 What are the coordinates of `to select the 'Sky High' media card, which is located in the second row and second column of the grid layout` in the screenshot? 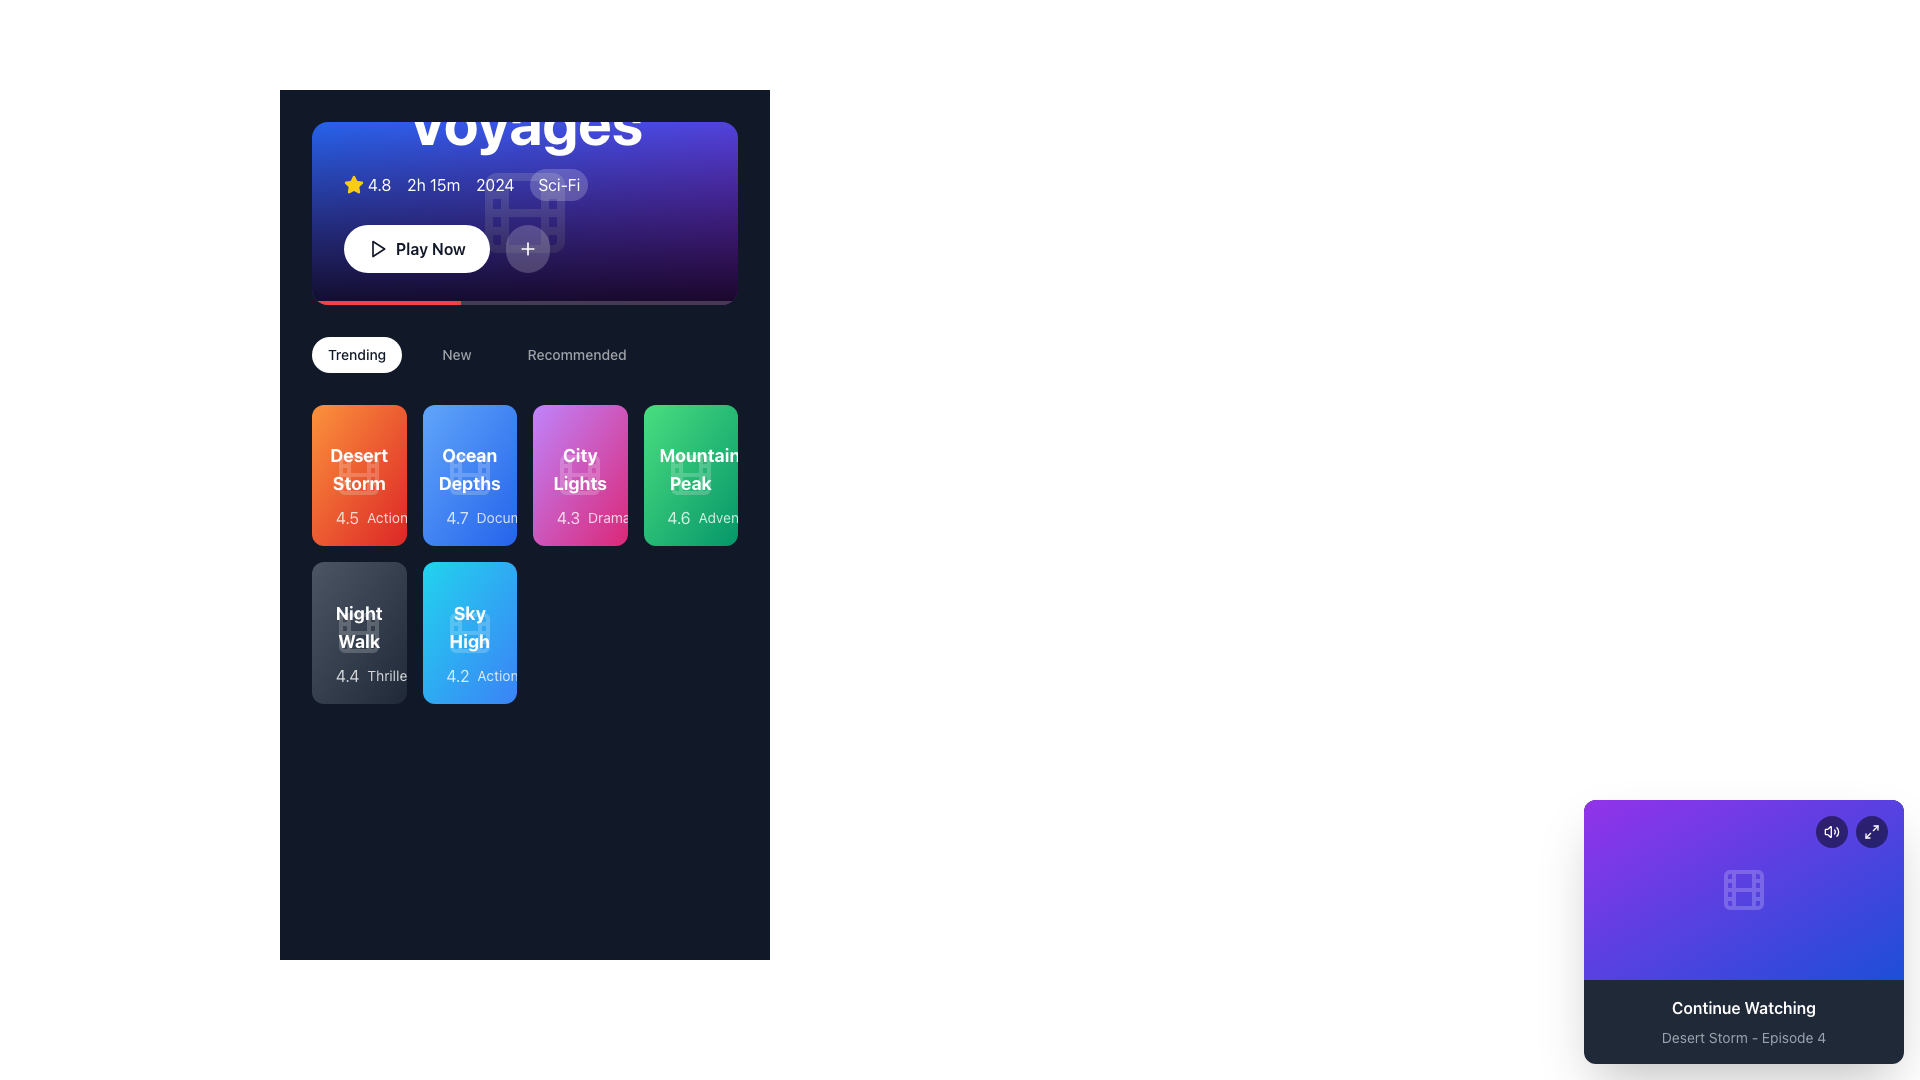 It's located at (468, 633).